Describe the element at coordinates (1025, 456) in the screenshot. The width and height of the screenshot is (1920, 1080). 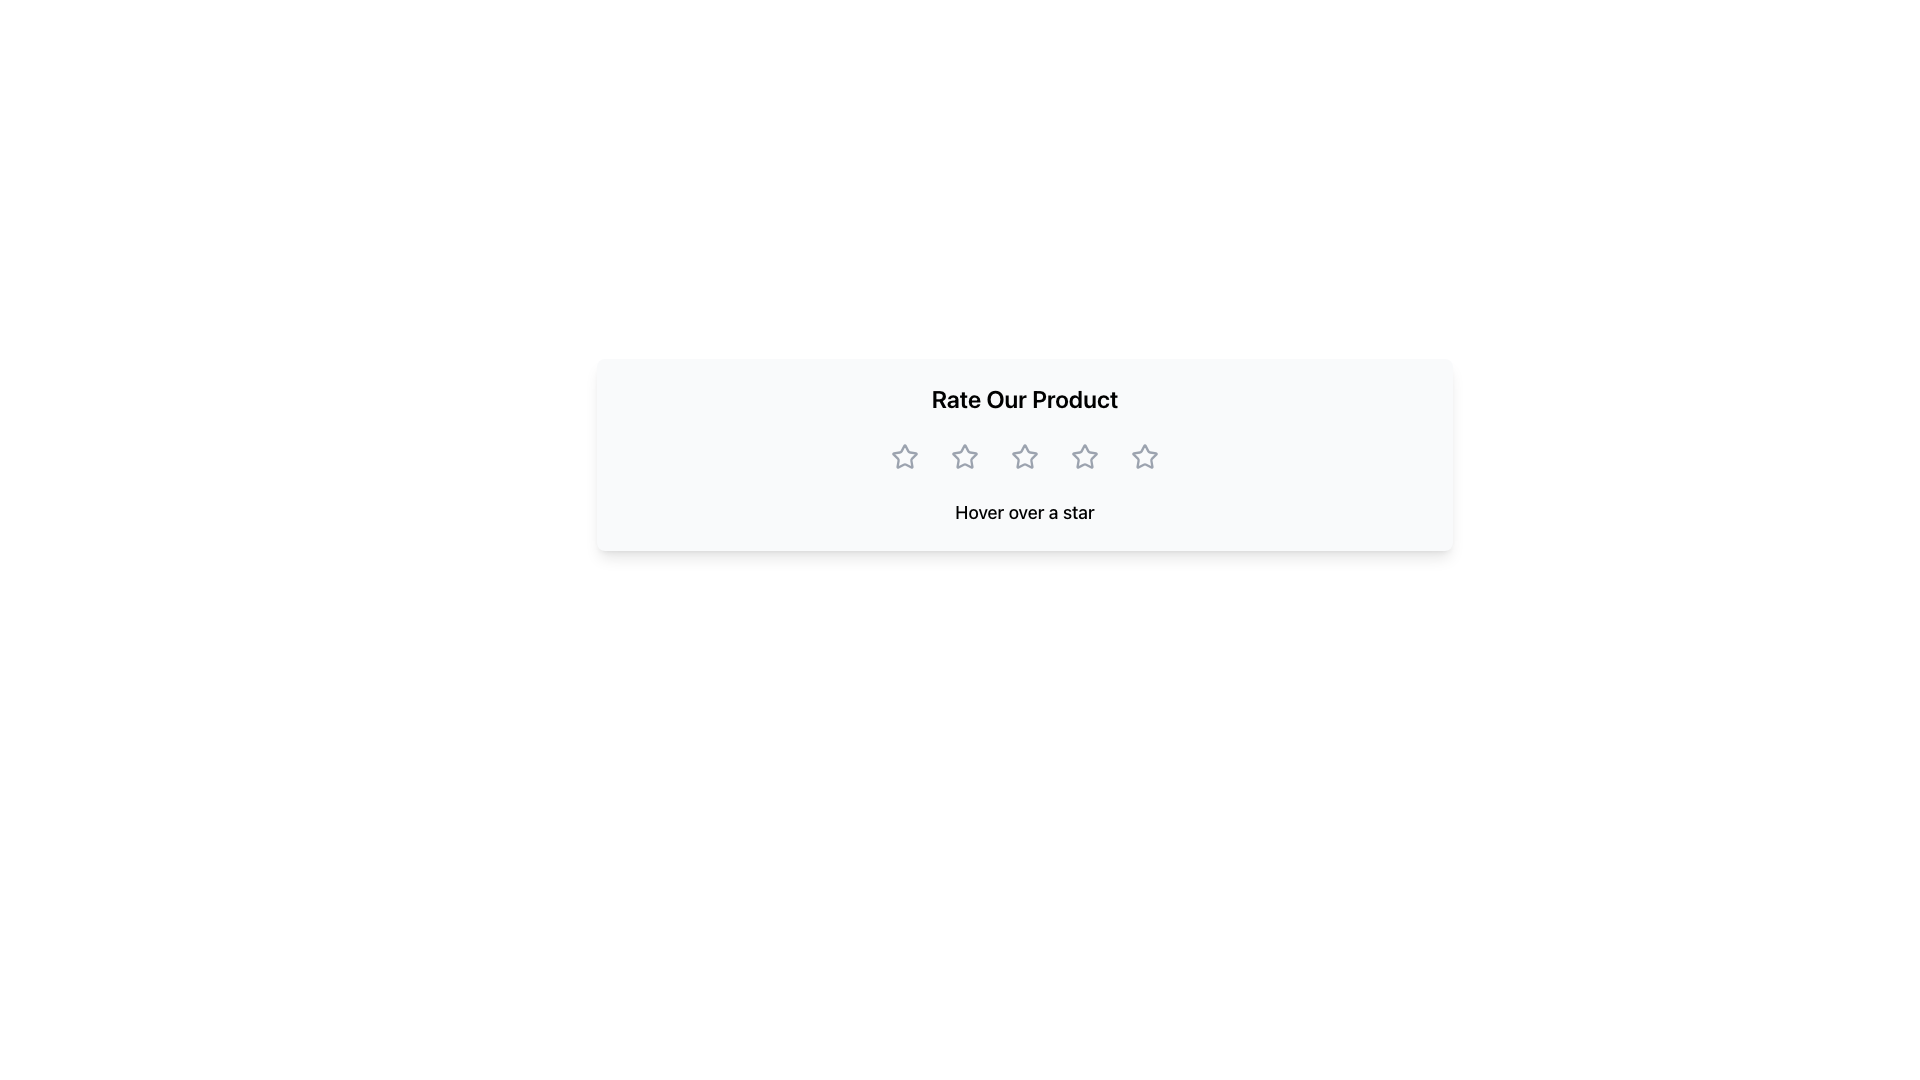
I see `the third star-shaped icon with a gray outline in the rating interface, which is part of a row of five stars` at that location.